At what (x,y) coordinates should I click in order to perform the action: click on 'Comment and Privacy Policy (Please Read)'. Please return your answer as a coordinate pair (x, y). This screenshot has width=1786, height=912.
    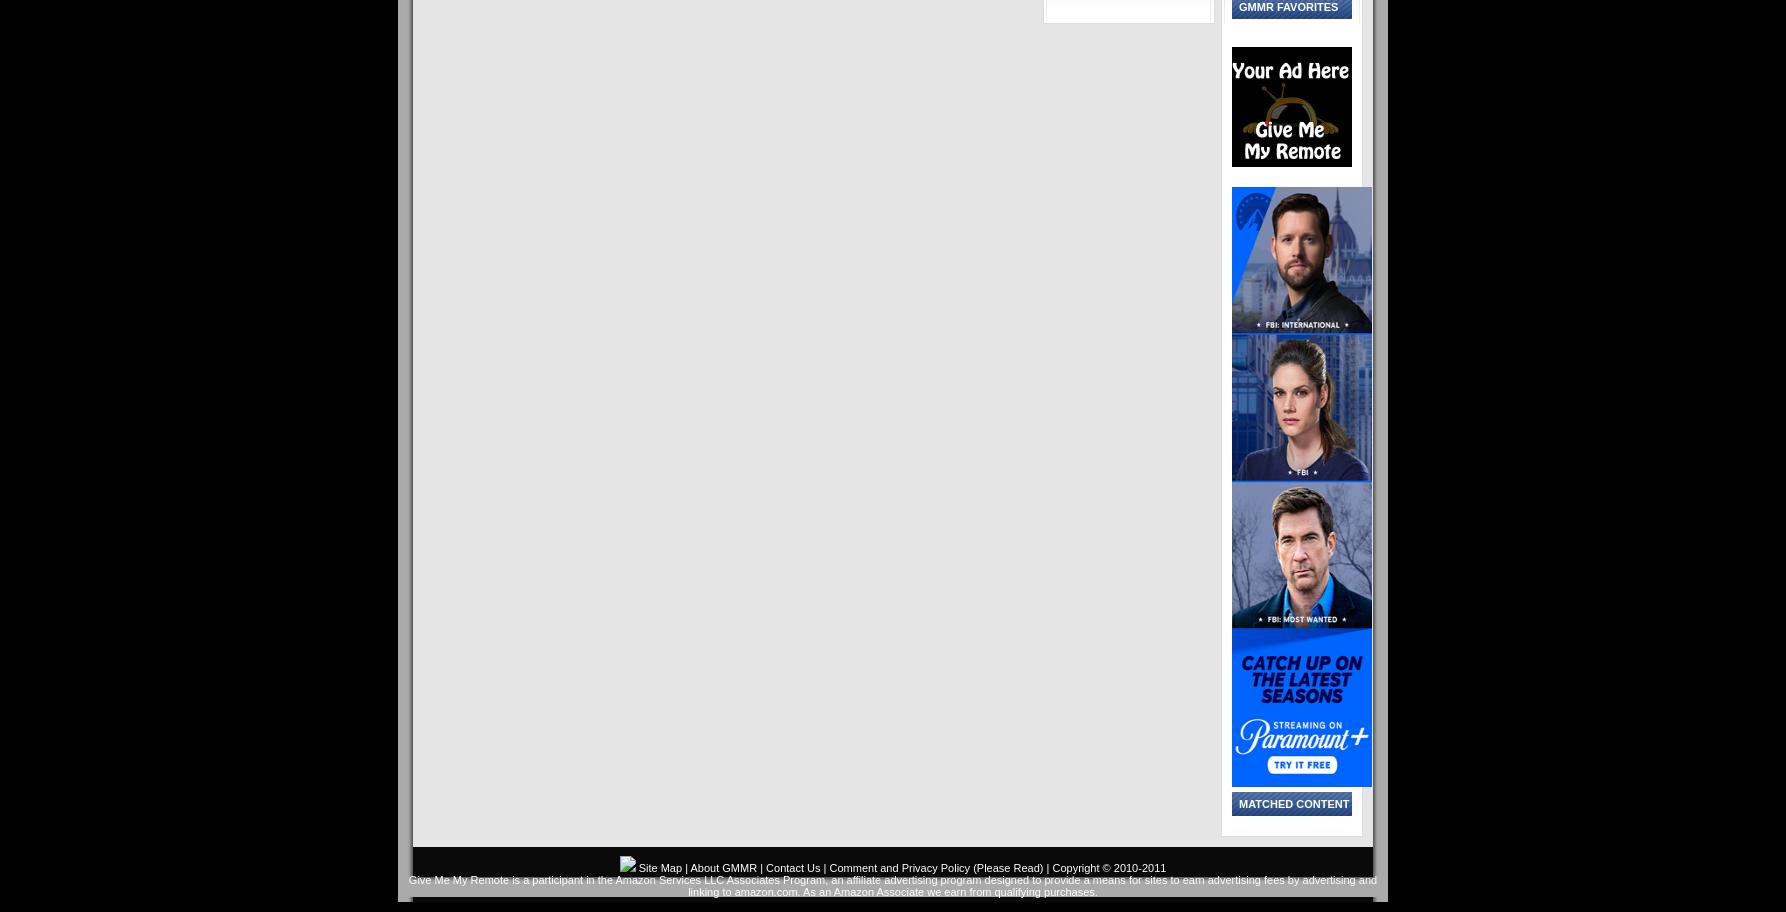
    Looking at the image, I should click on (936, 868).